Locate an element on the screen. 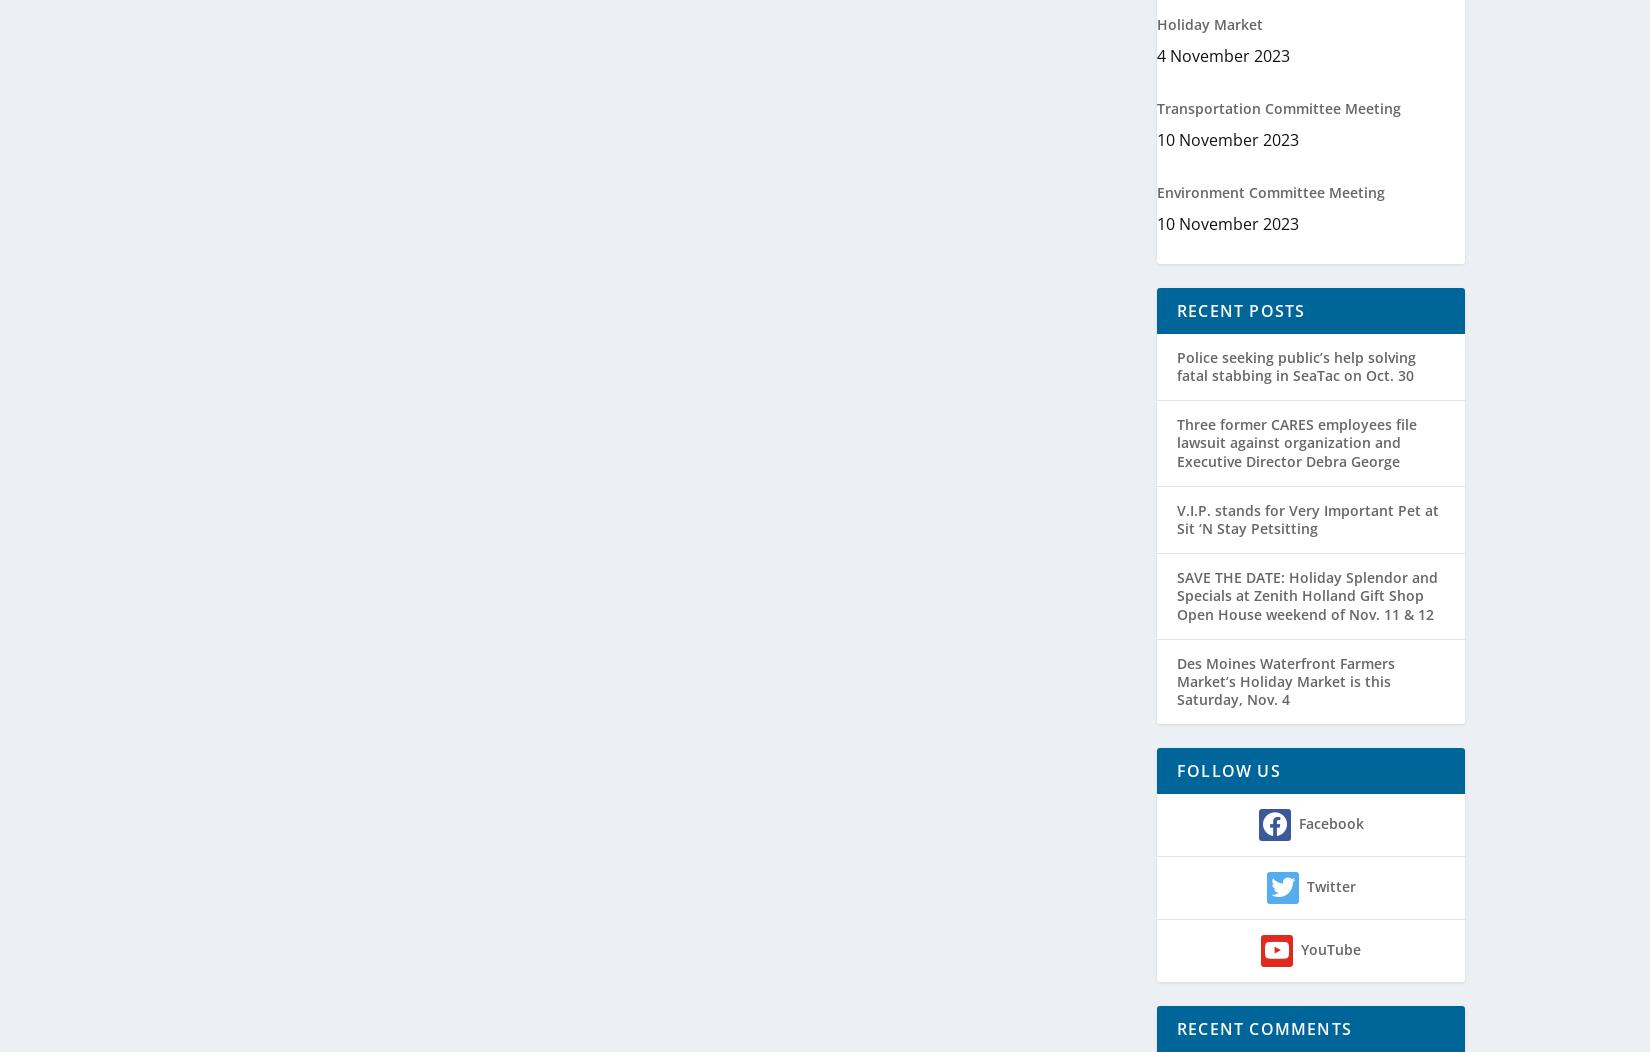 This screenshot has height=1052, width=1650. 'SAVE THE DATE: Holiday Splendor and Specials at Zenith Holland Gift Shop Open House weekend of Nov. 11 & 12' is located at coordinates (1306, 594).